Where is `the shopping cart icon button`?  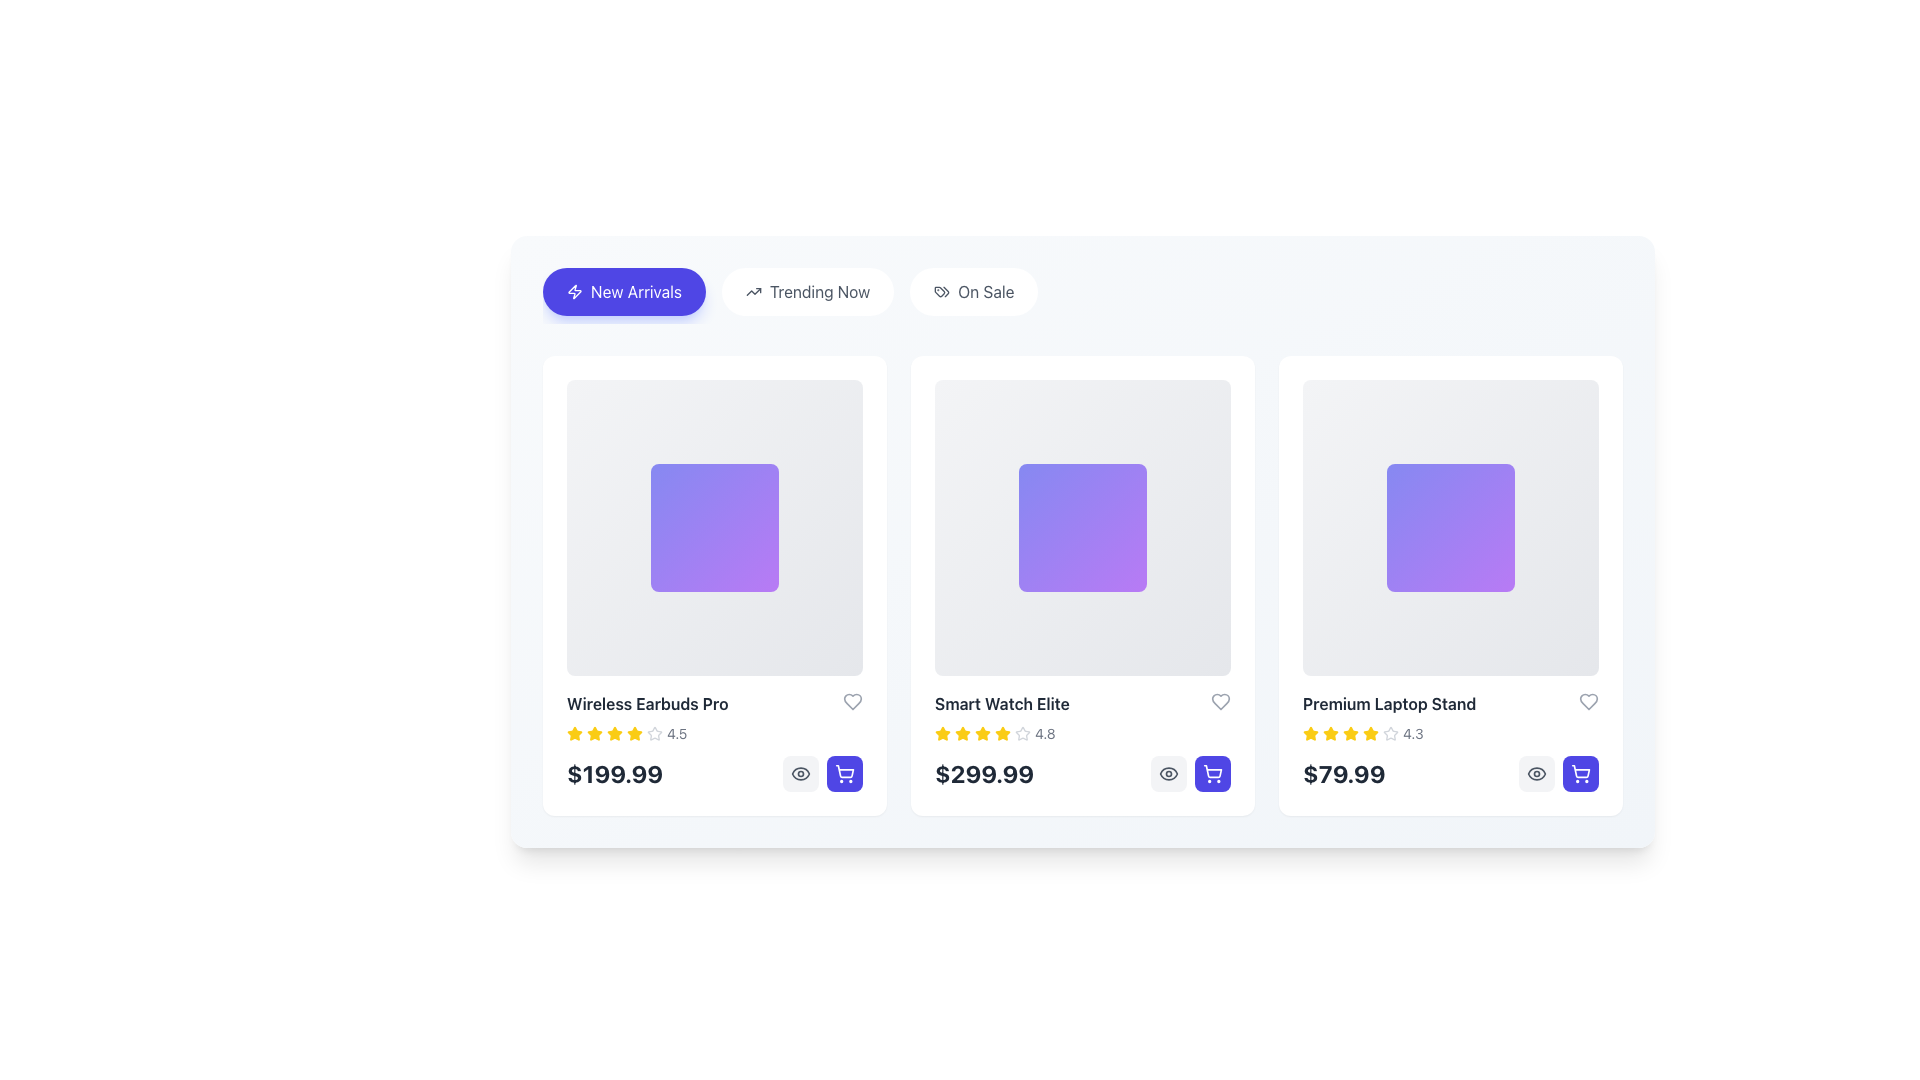
the shopping cart icon button is located at coordinates (844, 773).